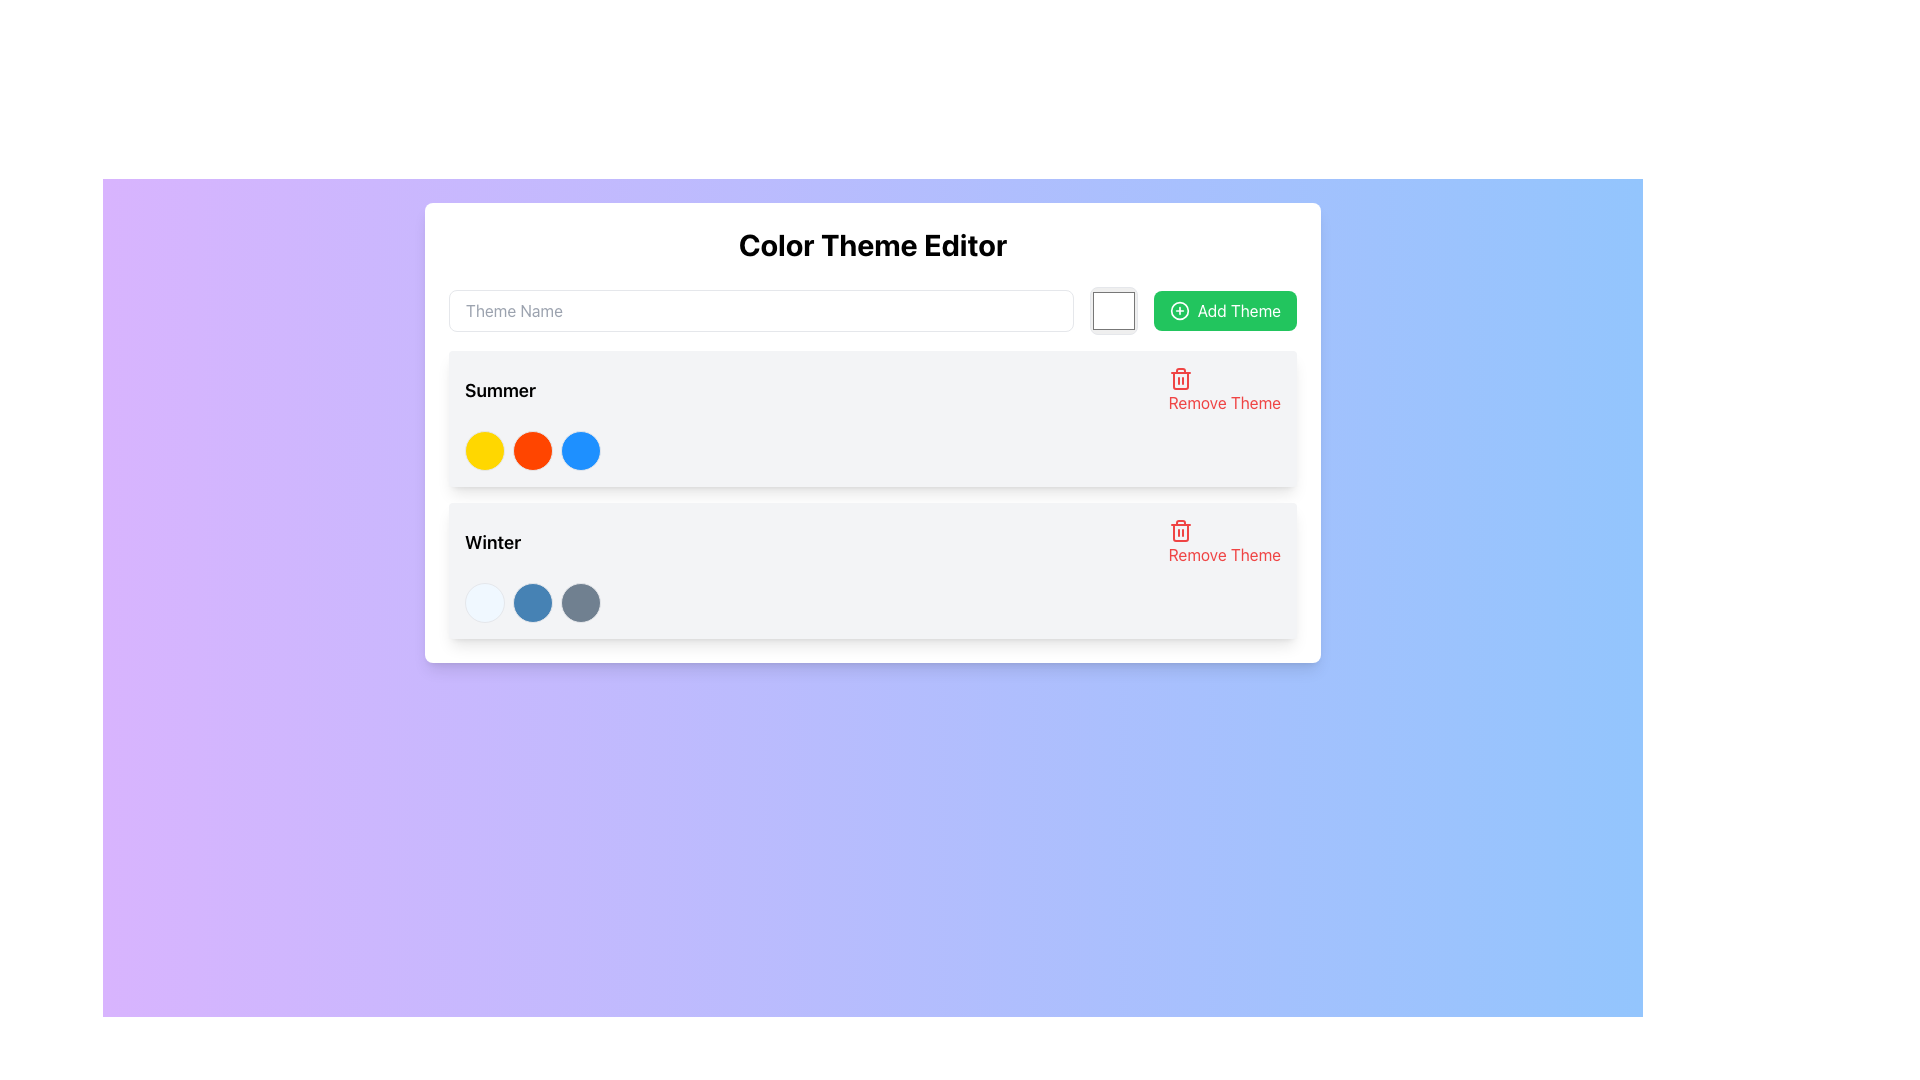 The height and width of the screenshot is (1080, 1920). I want to click on the 'Winter' text label, which is in bold and large font, located in the second main row beneath the 'Summer' theme section, so click(493, 543).